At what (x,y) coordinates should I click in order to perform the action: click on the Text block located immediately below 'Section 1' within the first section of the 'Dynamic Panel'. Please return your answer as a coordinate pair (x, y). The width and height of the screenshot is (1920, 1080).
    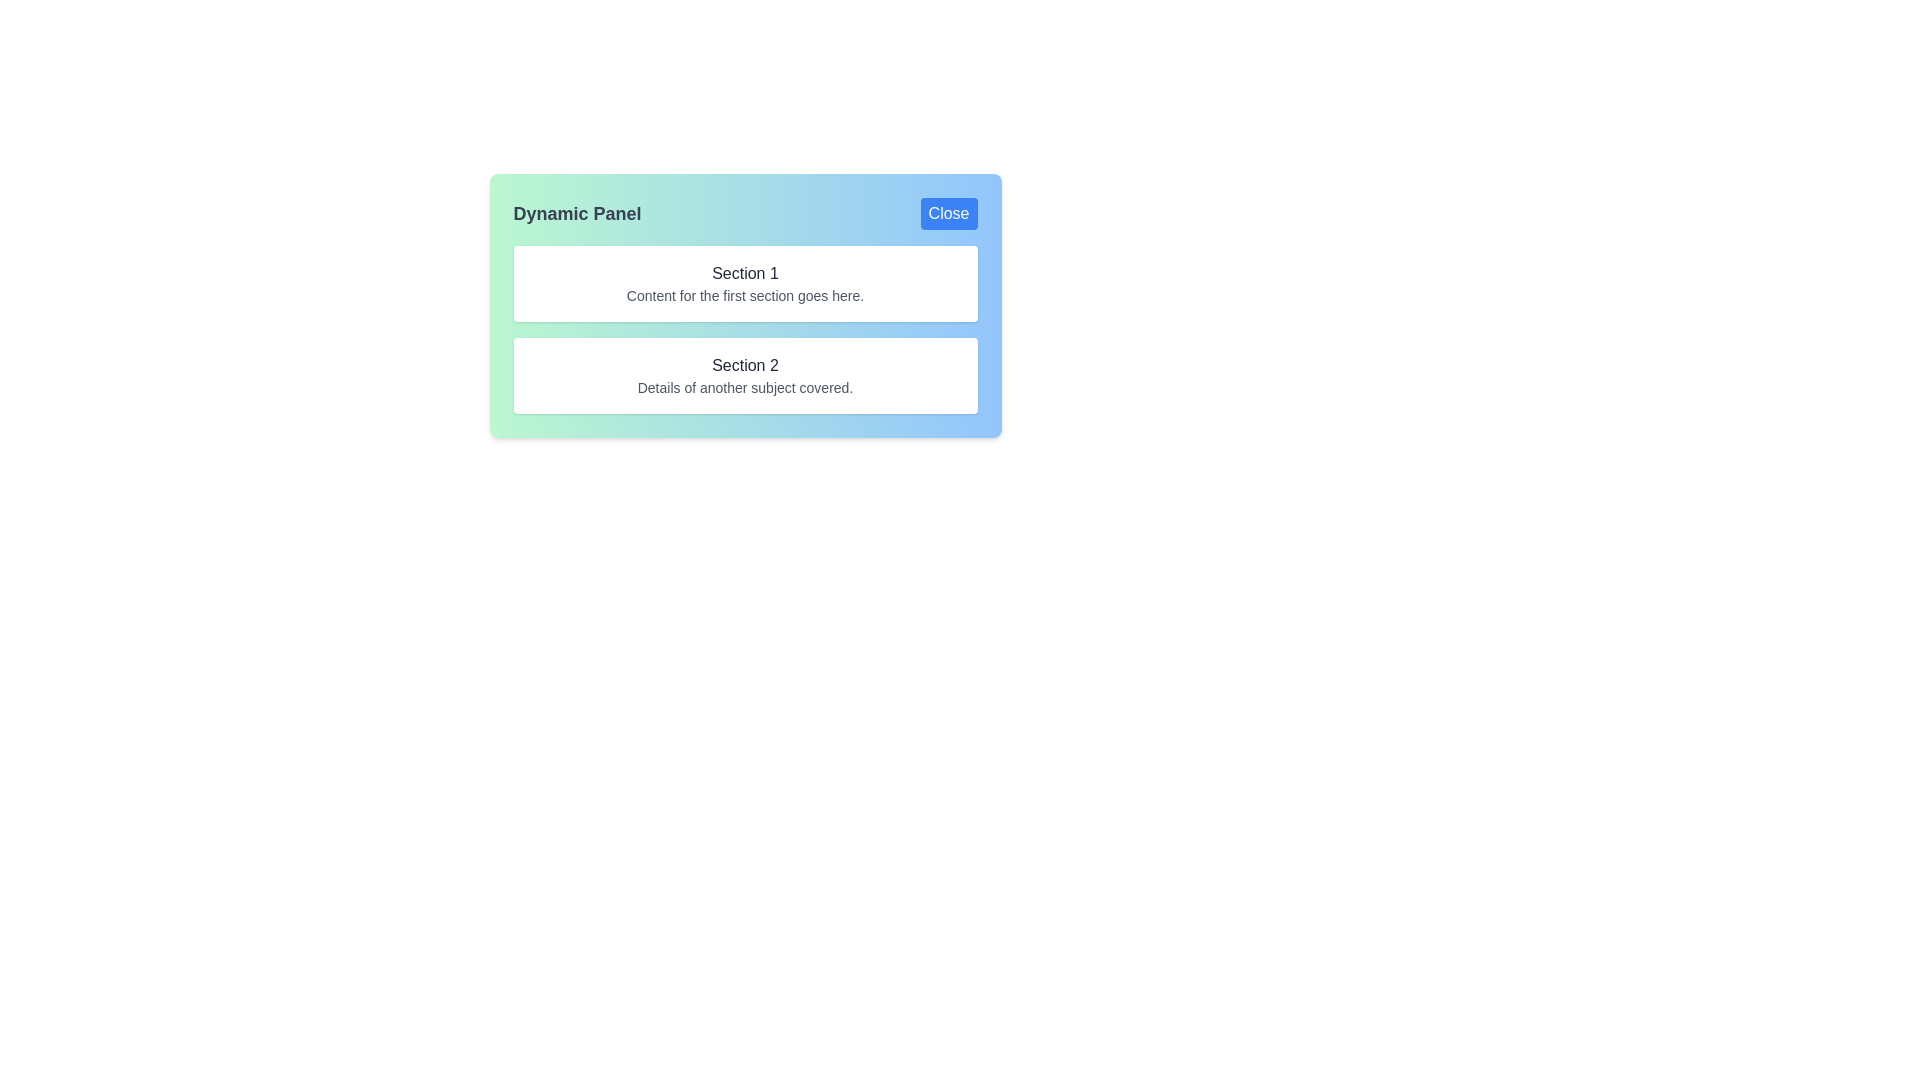
    Looking at the image, I should click on (744, 296).